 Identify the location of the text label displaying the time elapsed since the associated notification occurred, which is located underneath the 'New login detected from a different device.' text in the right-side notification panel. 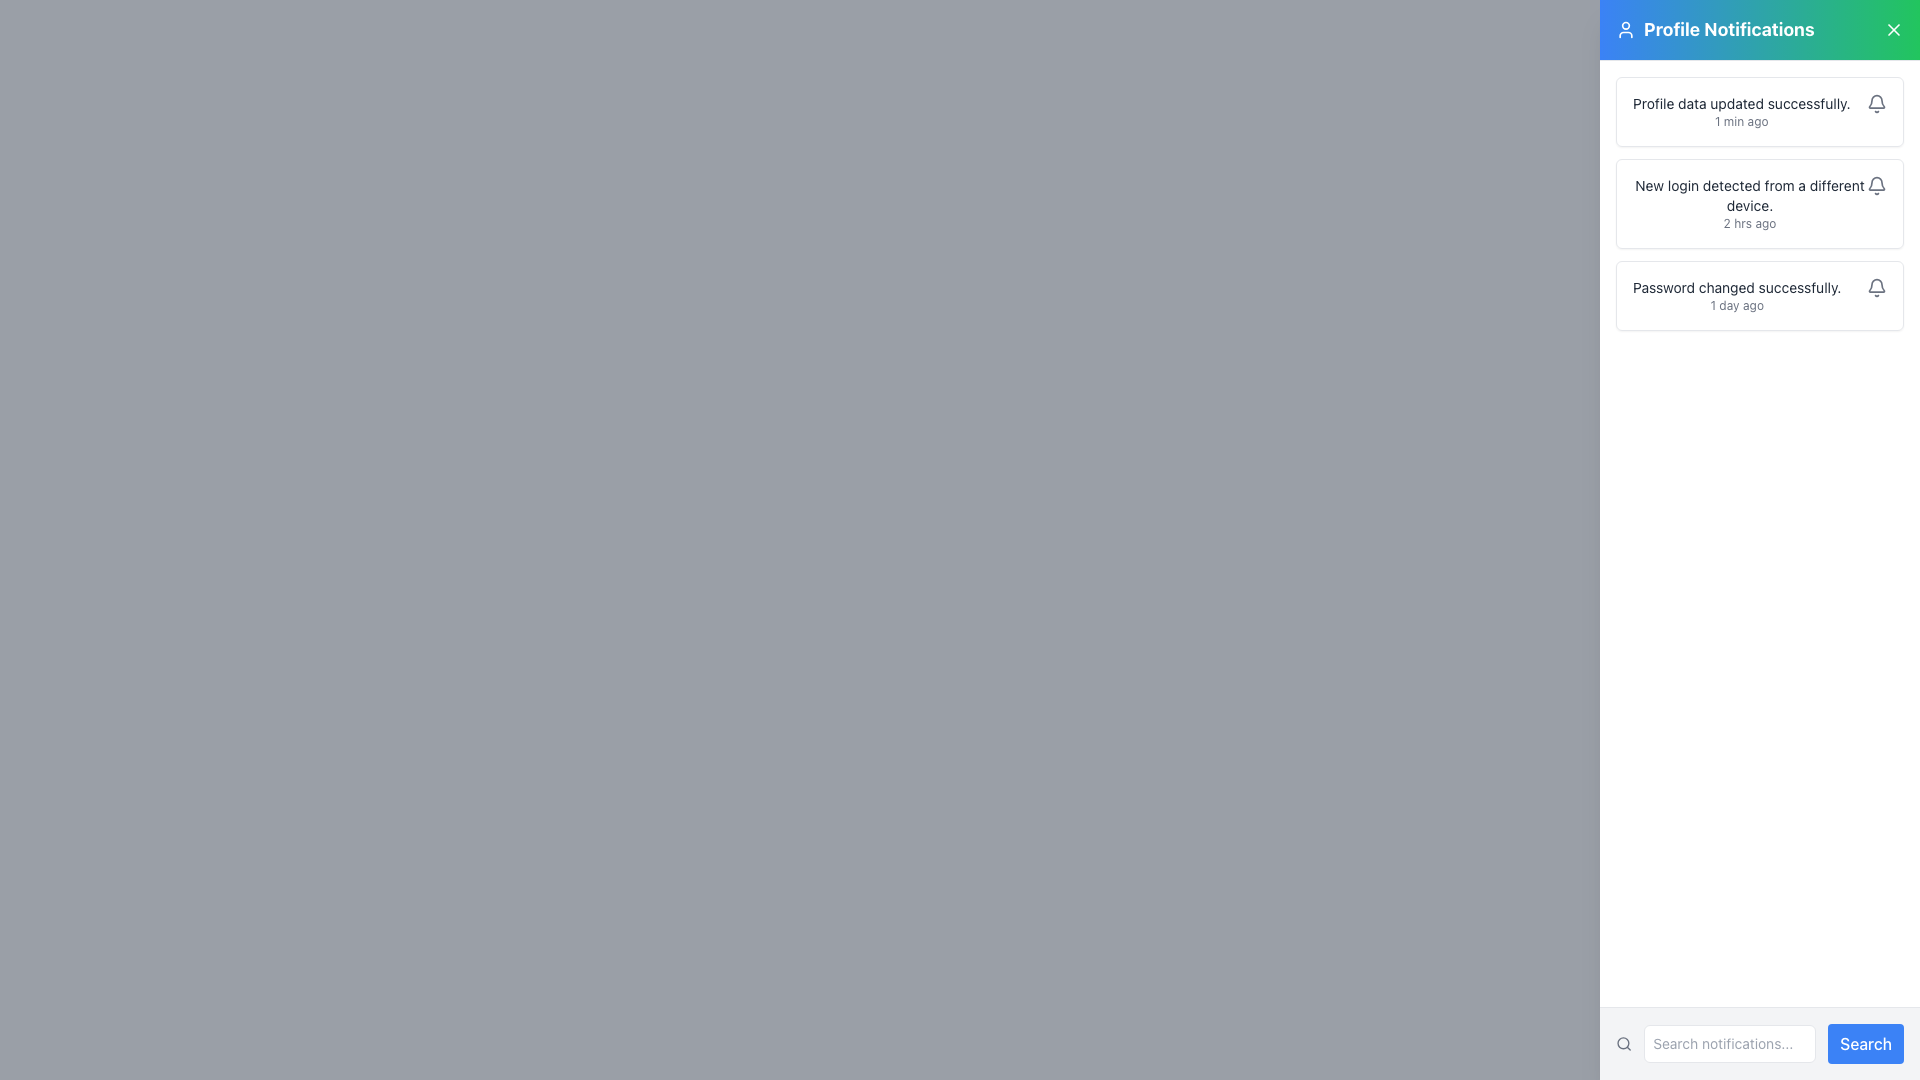
(1749, 223).